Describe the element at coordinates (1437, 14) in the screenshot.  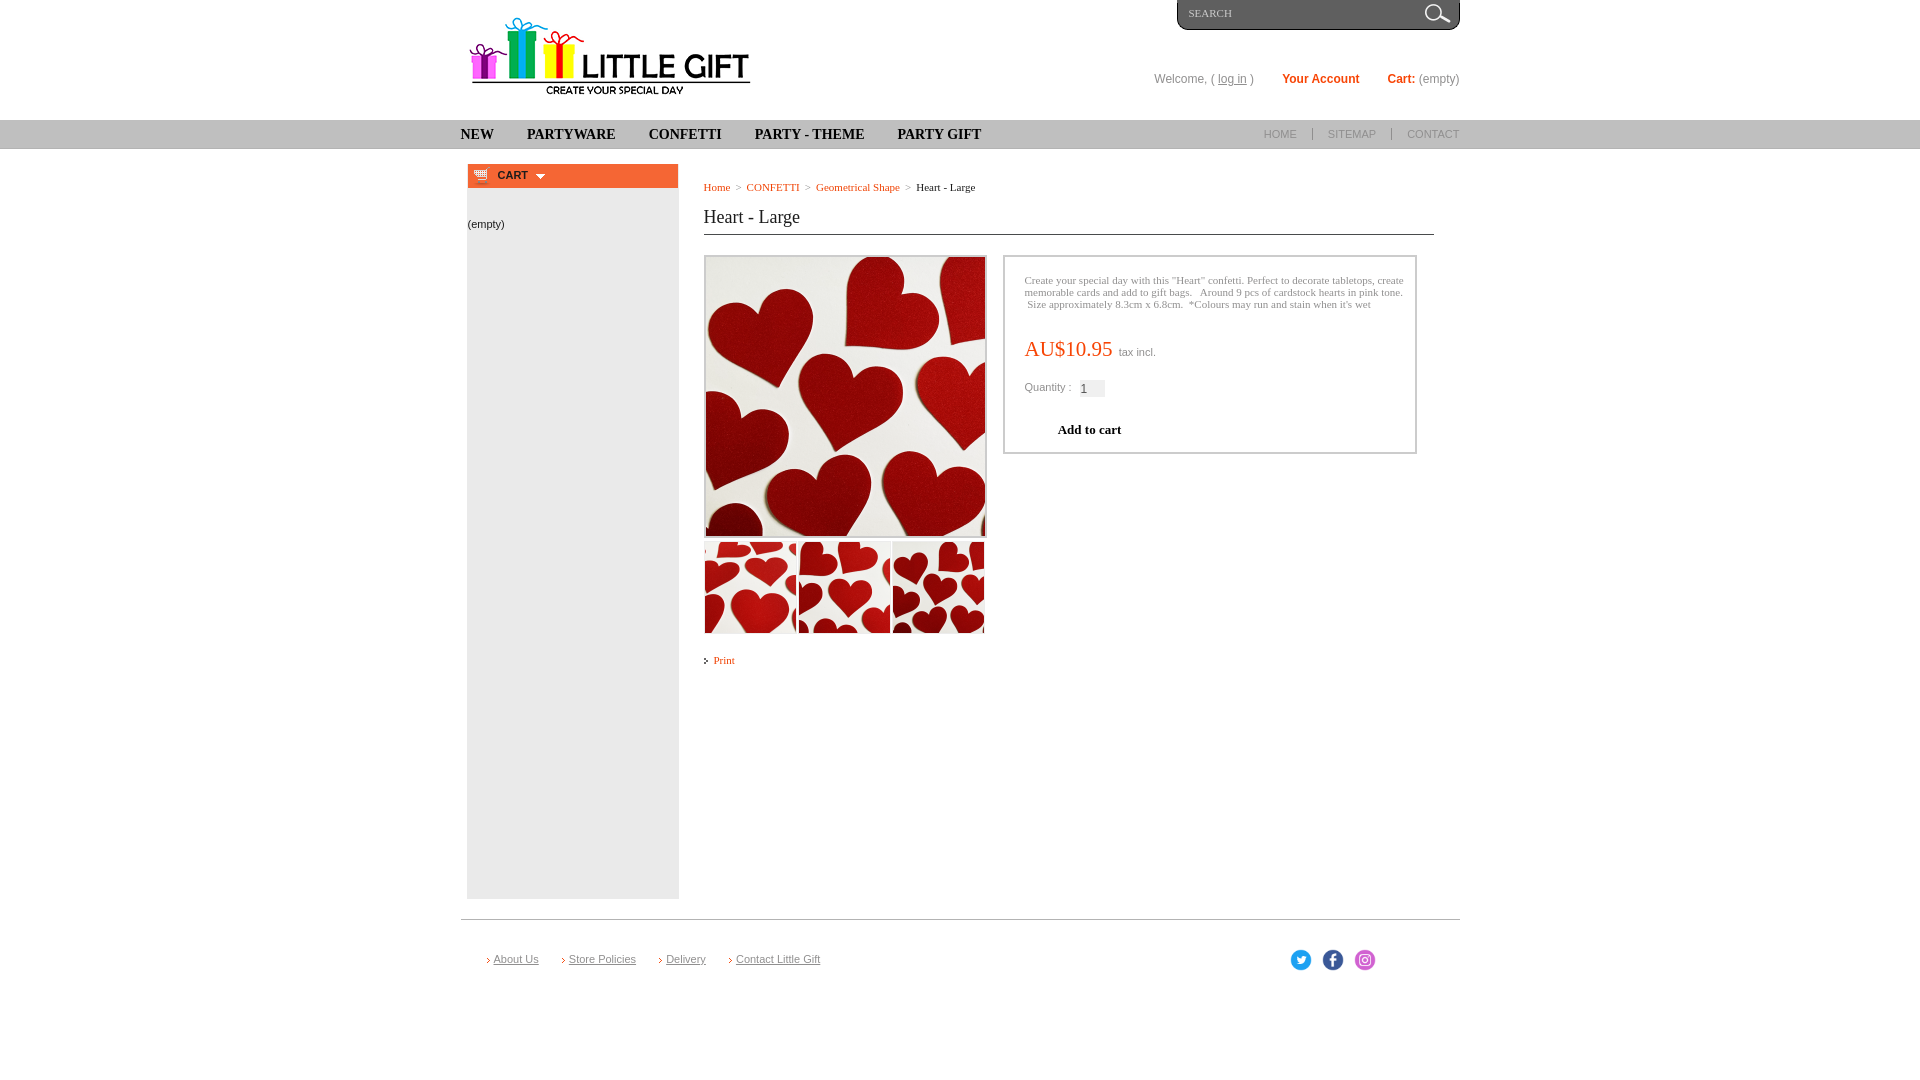
I see `'Go!'` at that location.